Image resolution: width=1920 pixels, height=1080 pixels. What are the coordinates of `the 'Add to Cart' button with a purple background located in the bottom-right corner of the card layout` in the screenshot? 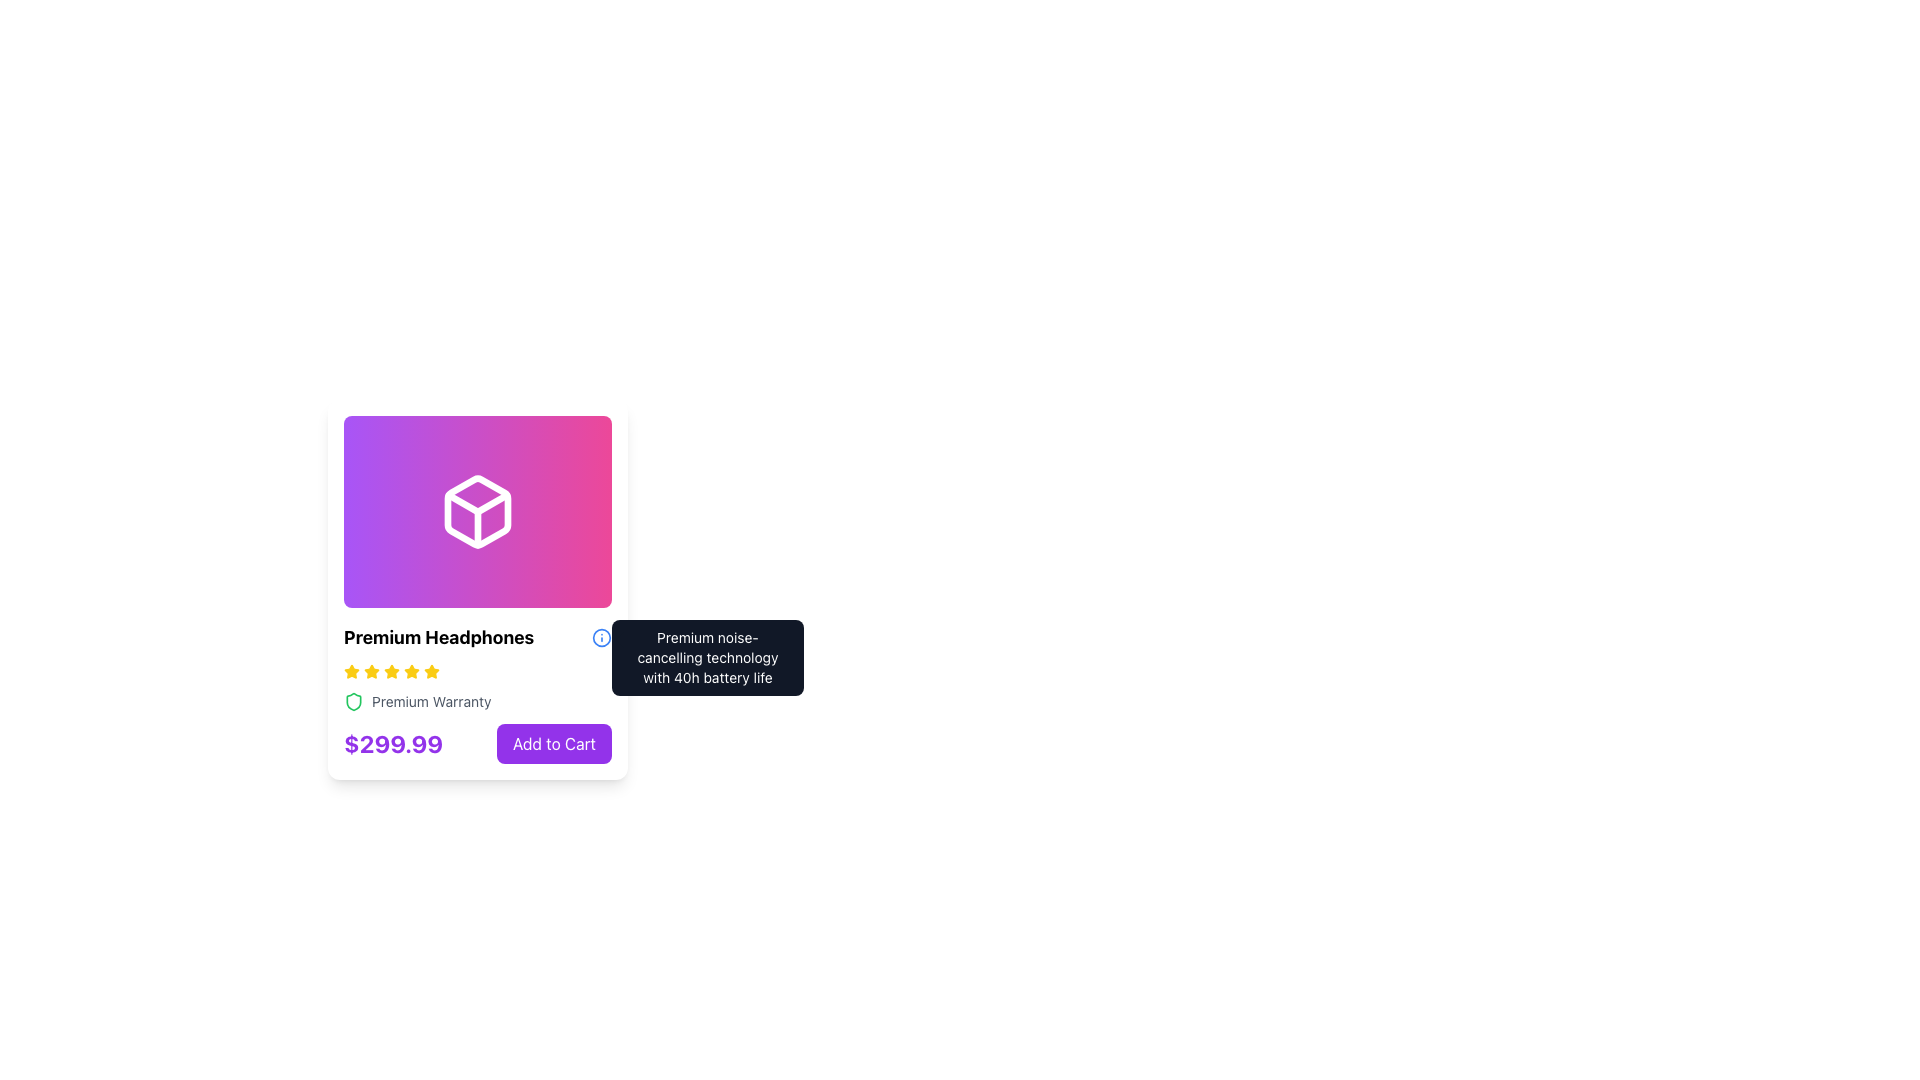 It's located at (554, 744).